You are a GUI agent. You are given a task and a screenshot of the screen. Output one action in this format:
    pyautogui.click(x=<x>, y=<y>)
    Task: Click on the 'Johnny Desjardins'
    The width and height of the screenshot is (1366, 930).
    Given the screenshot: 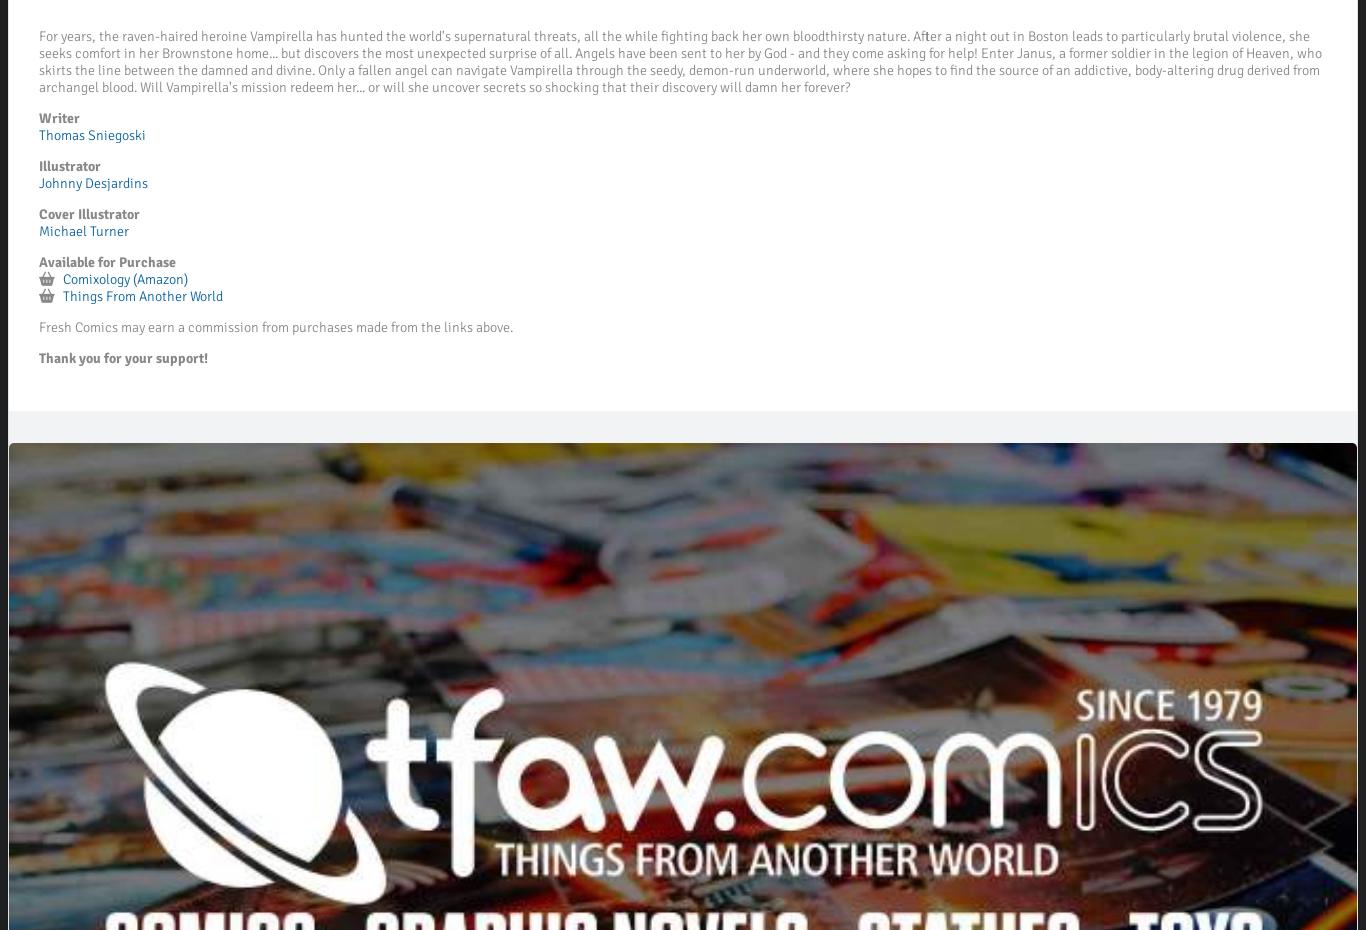 What is the action you would take?
    pyautogui.click(x=93, y=182)
    